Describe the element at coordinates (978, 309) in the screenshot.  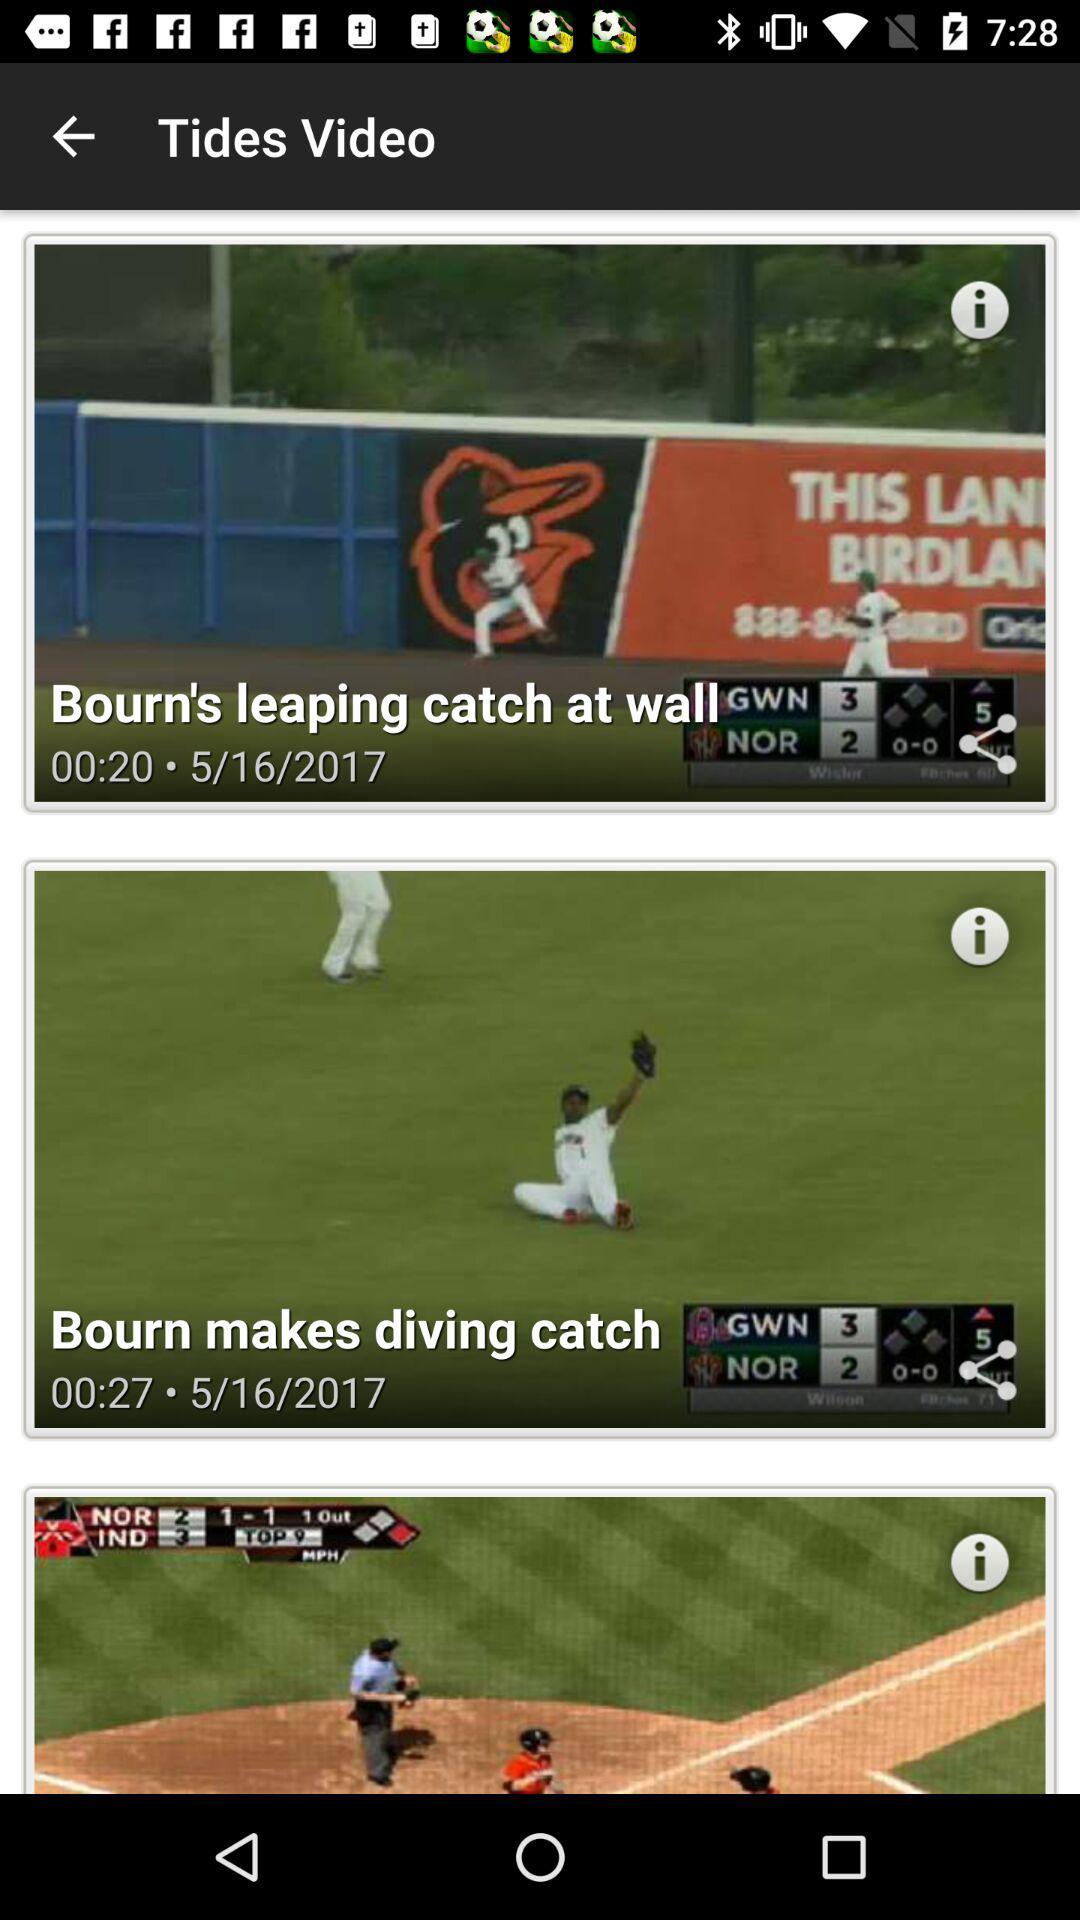
I see `click for information` at that location.